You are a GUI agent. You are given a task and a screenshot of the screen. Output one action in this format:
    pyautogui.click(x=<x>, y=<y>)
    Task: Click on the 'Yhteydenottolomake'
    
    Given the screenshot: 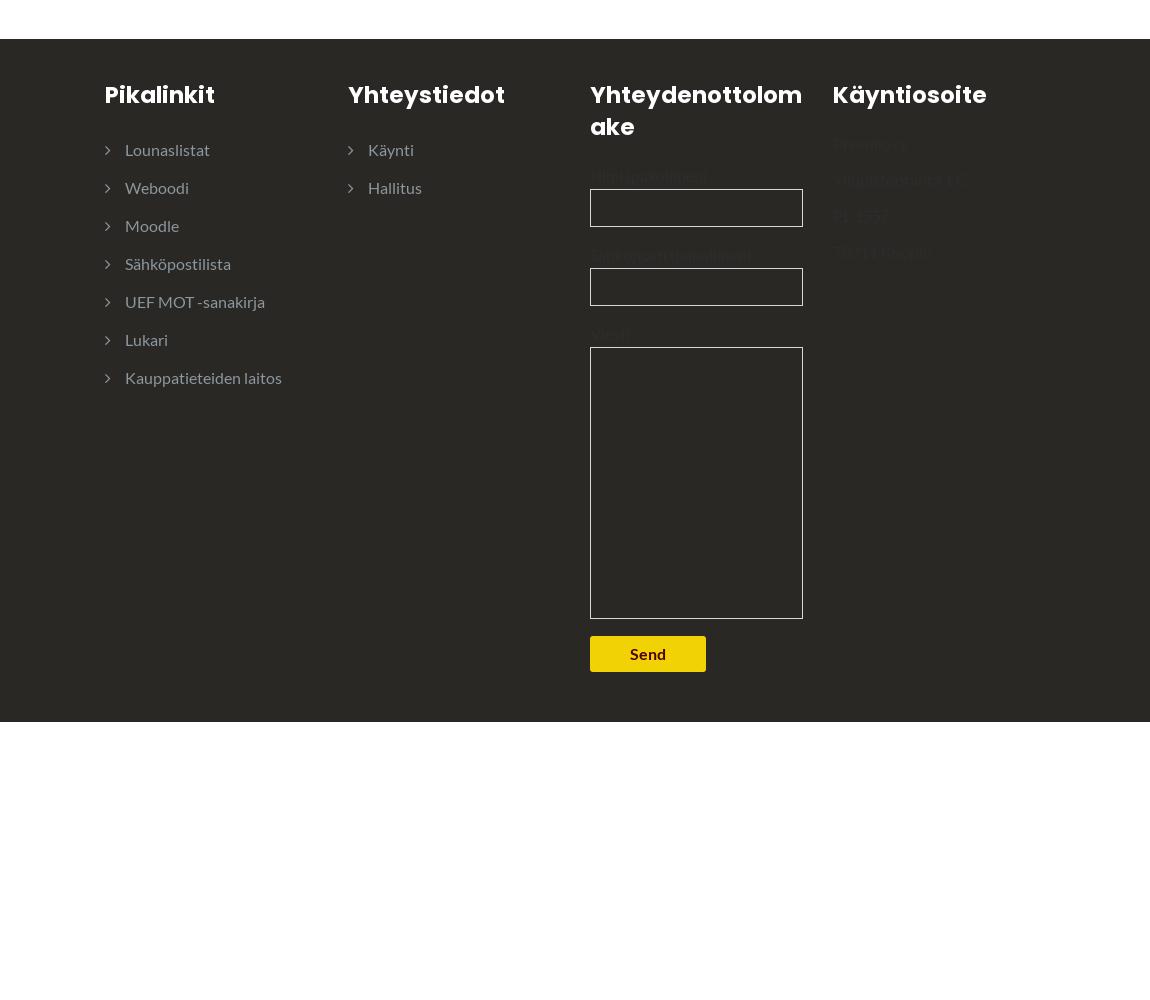 What is the action you would take?
    pyautogui.click(x=694, y=109)
    